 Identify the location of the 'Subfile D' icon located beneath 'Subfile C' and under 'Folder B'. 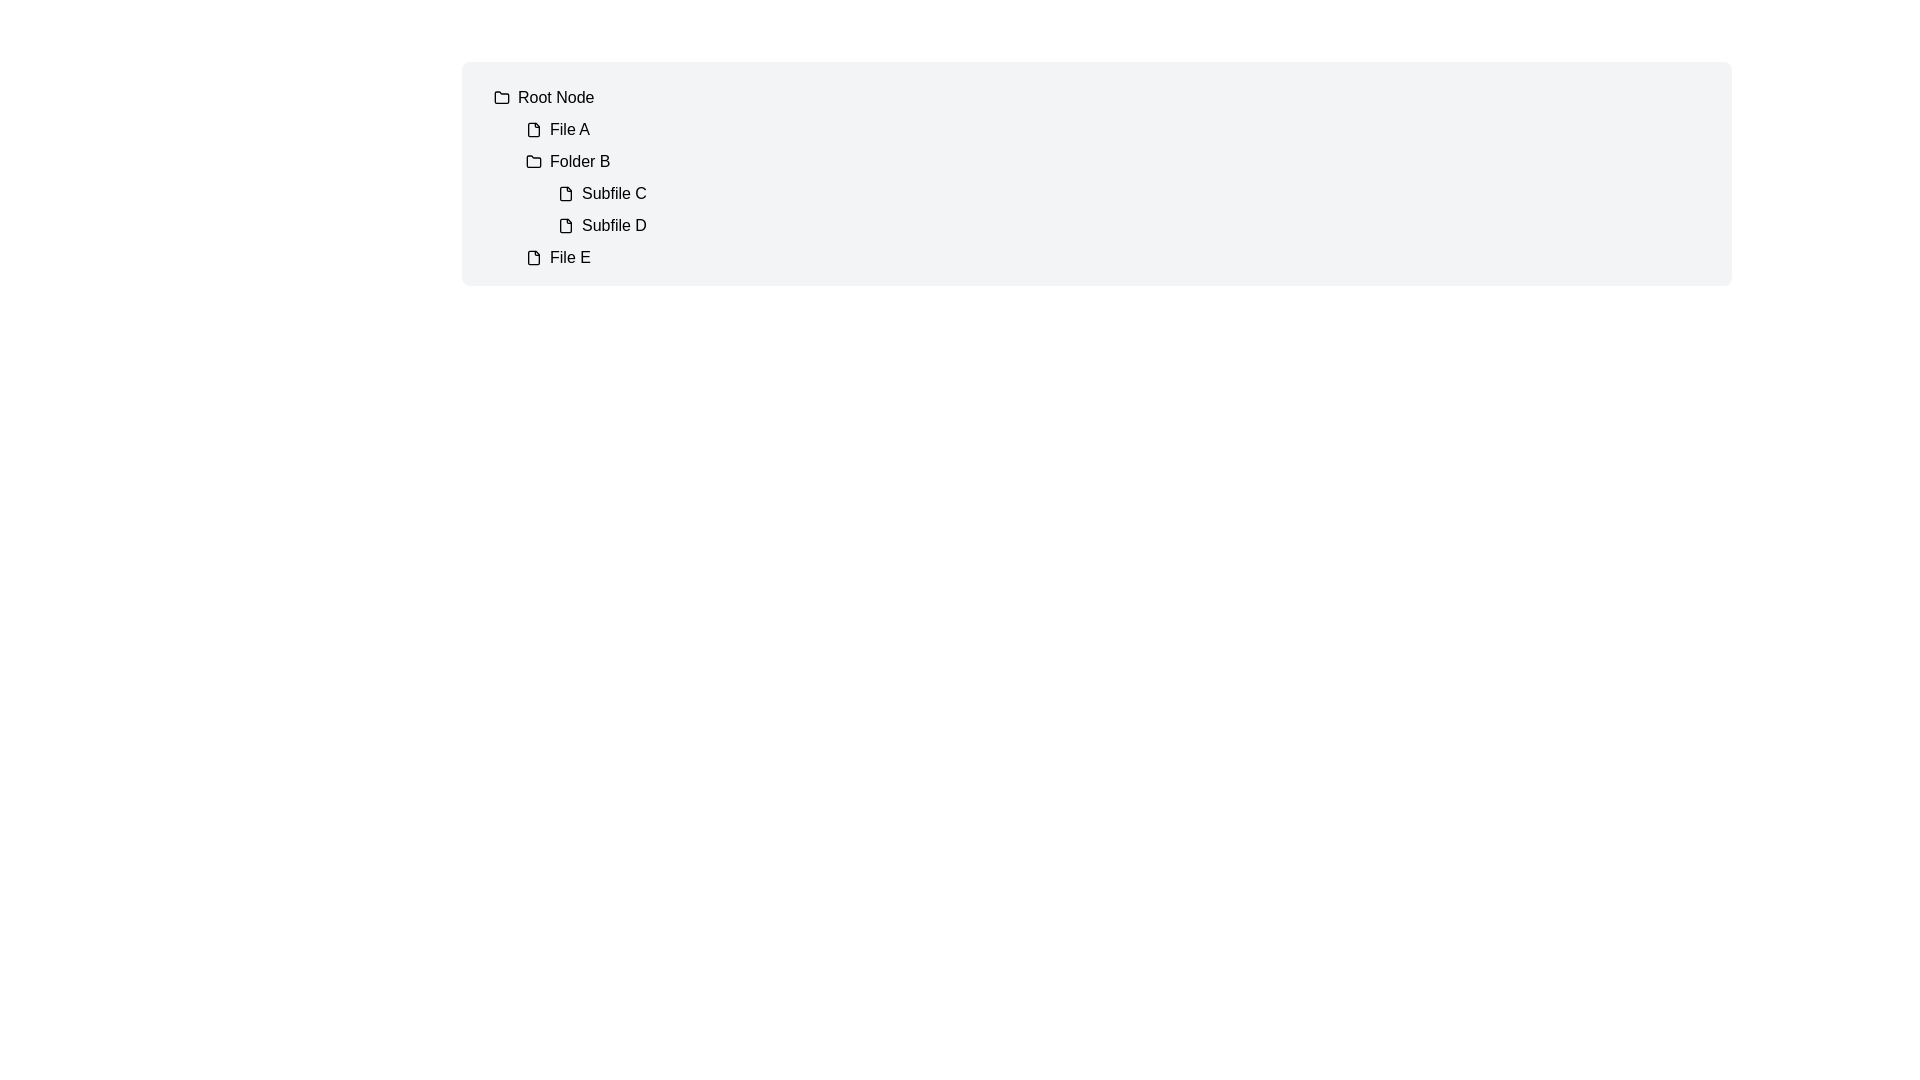
(565, 225).